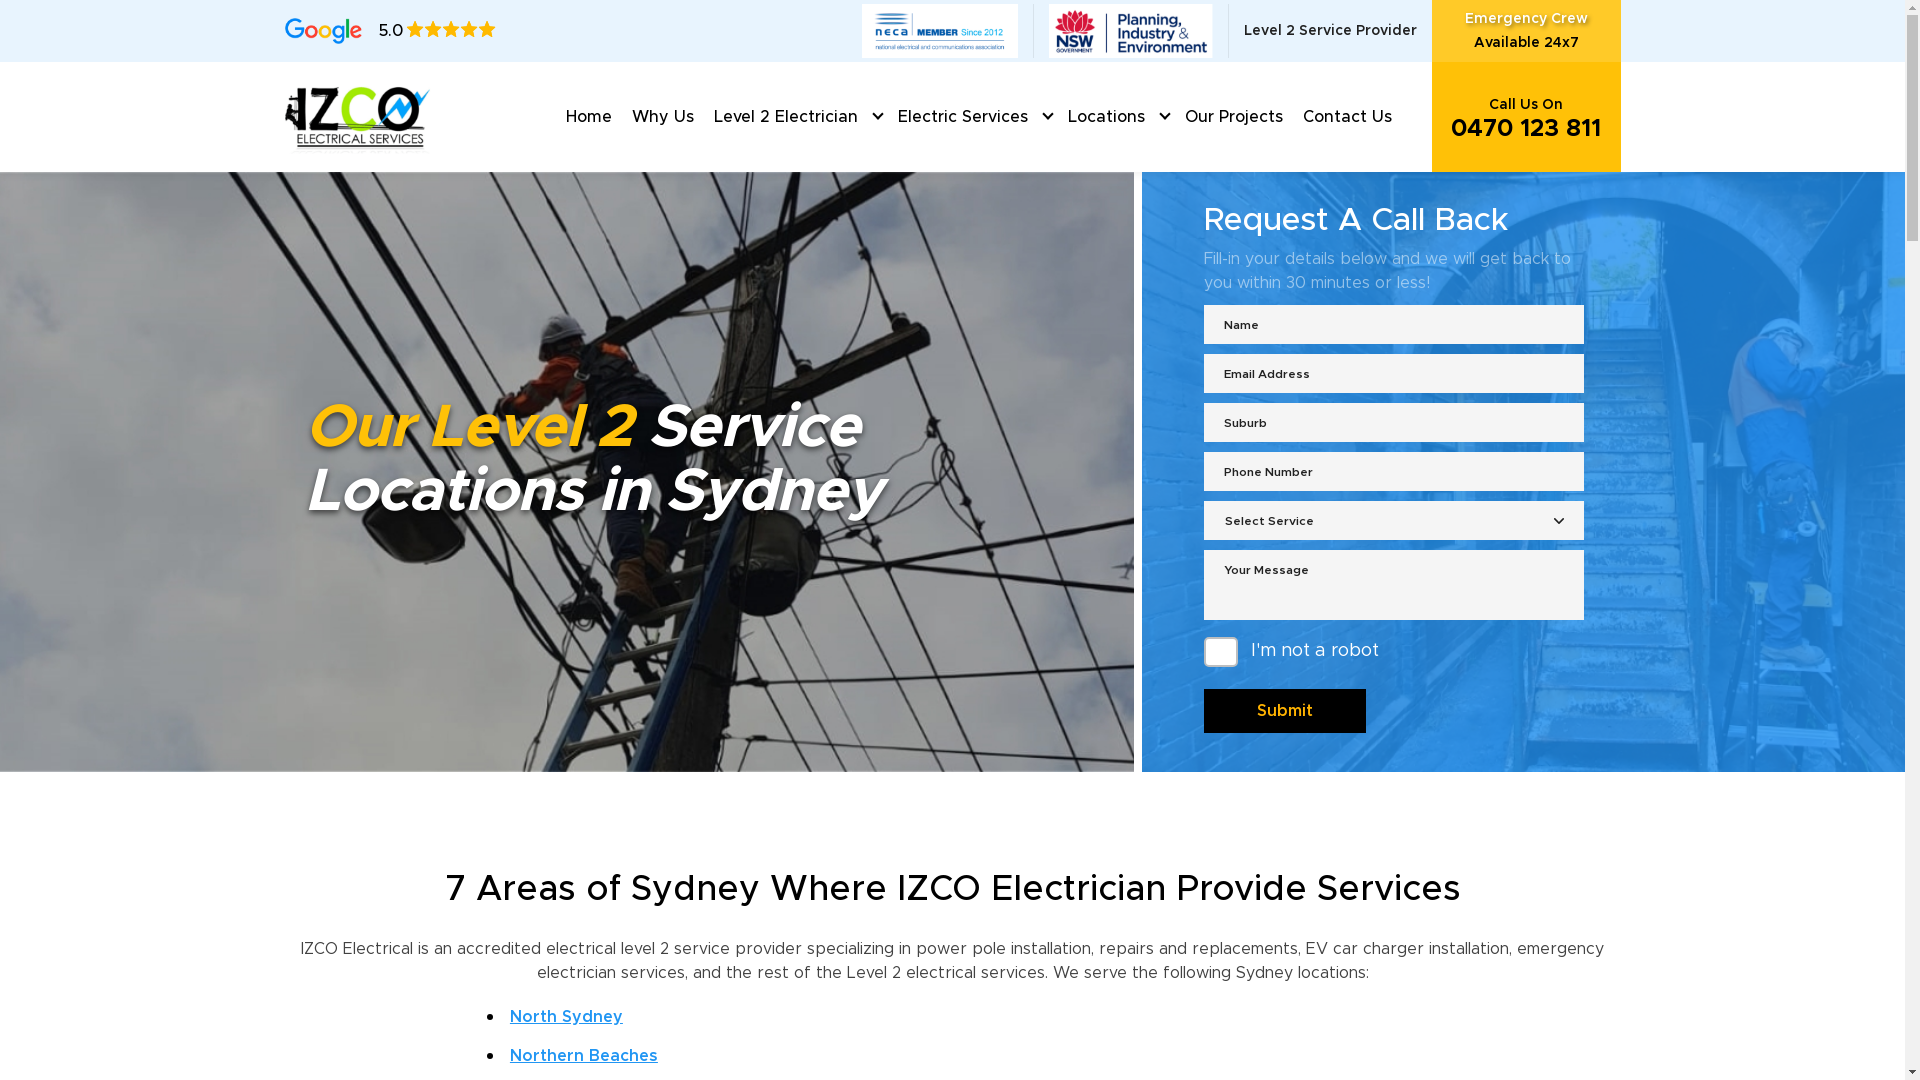  Describe the element at coordinates (1203, 651) in the screenshot. I see `'I'm not a robot'` at that location.